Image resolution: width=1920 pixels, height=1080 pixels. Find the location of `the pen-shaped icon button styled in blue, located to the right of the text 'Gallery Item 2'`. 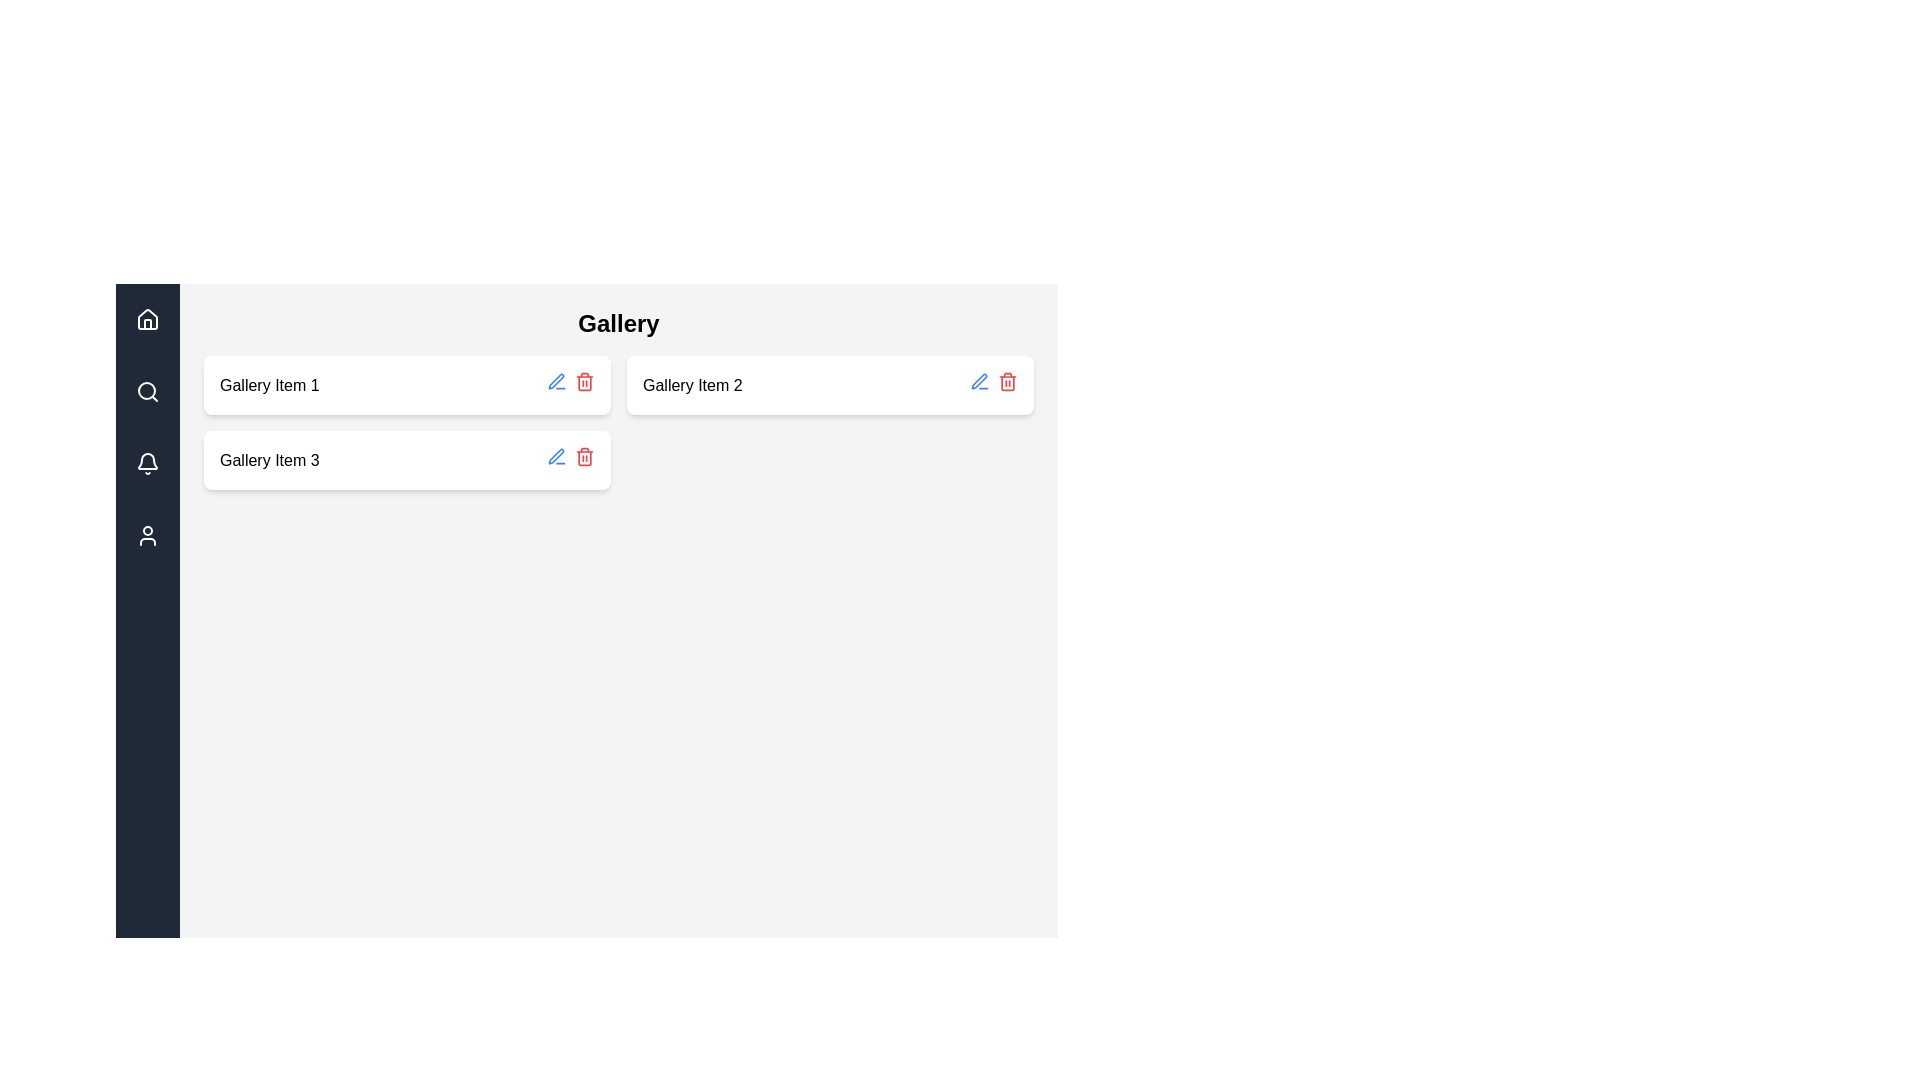

the pen-shaped icon button styled in blue, located to the right of the text 'Gallery Item 2' is located at coordinates (979, 381).